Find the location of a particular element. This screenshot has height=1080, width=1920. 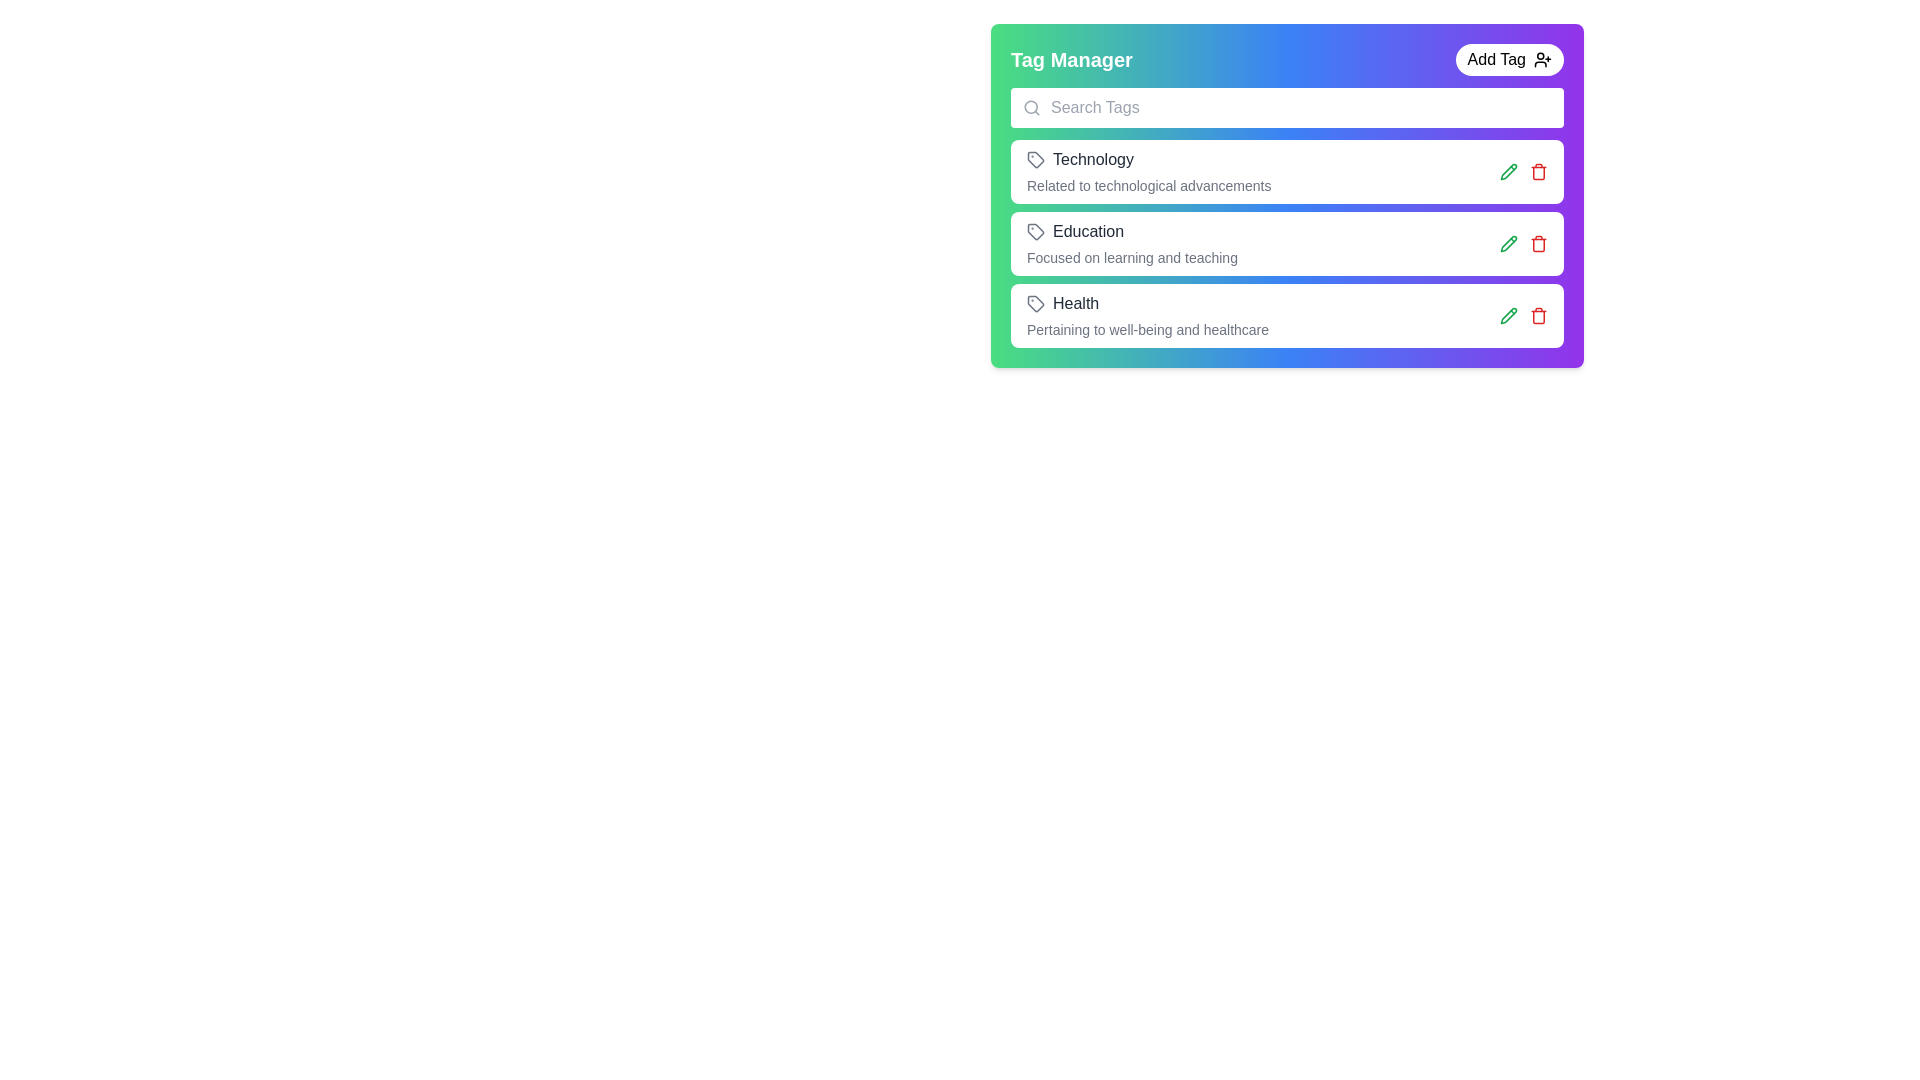

the user icon with a plus sign located to the right of the 'Add Tag' text, which is styled with a minimalist line design and situated inside a rounded button at the top-right of the interface is located at coordinates (1541, 59).